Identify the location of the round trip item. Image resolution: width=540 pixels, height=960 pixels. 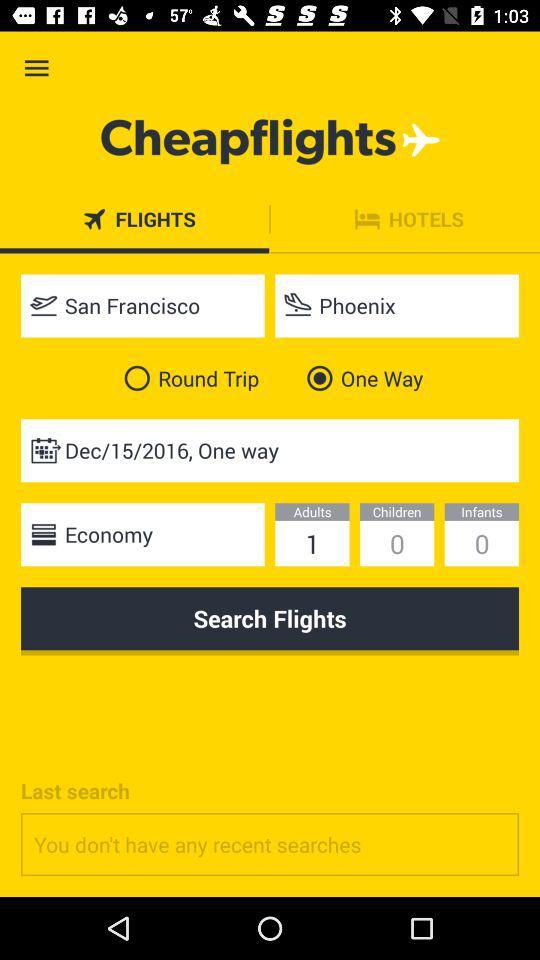
(187, 377).